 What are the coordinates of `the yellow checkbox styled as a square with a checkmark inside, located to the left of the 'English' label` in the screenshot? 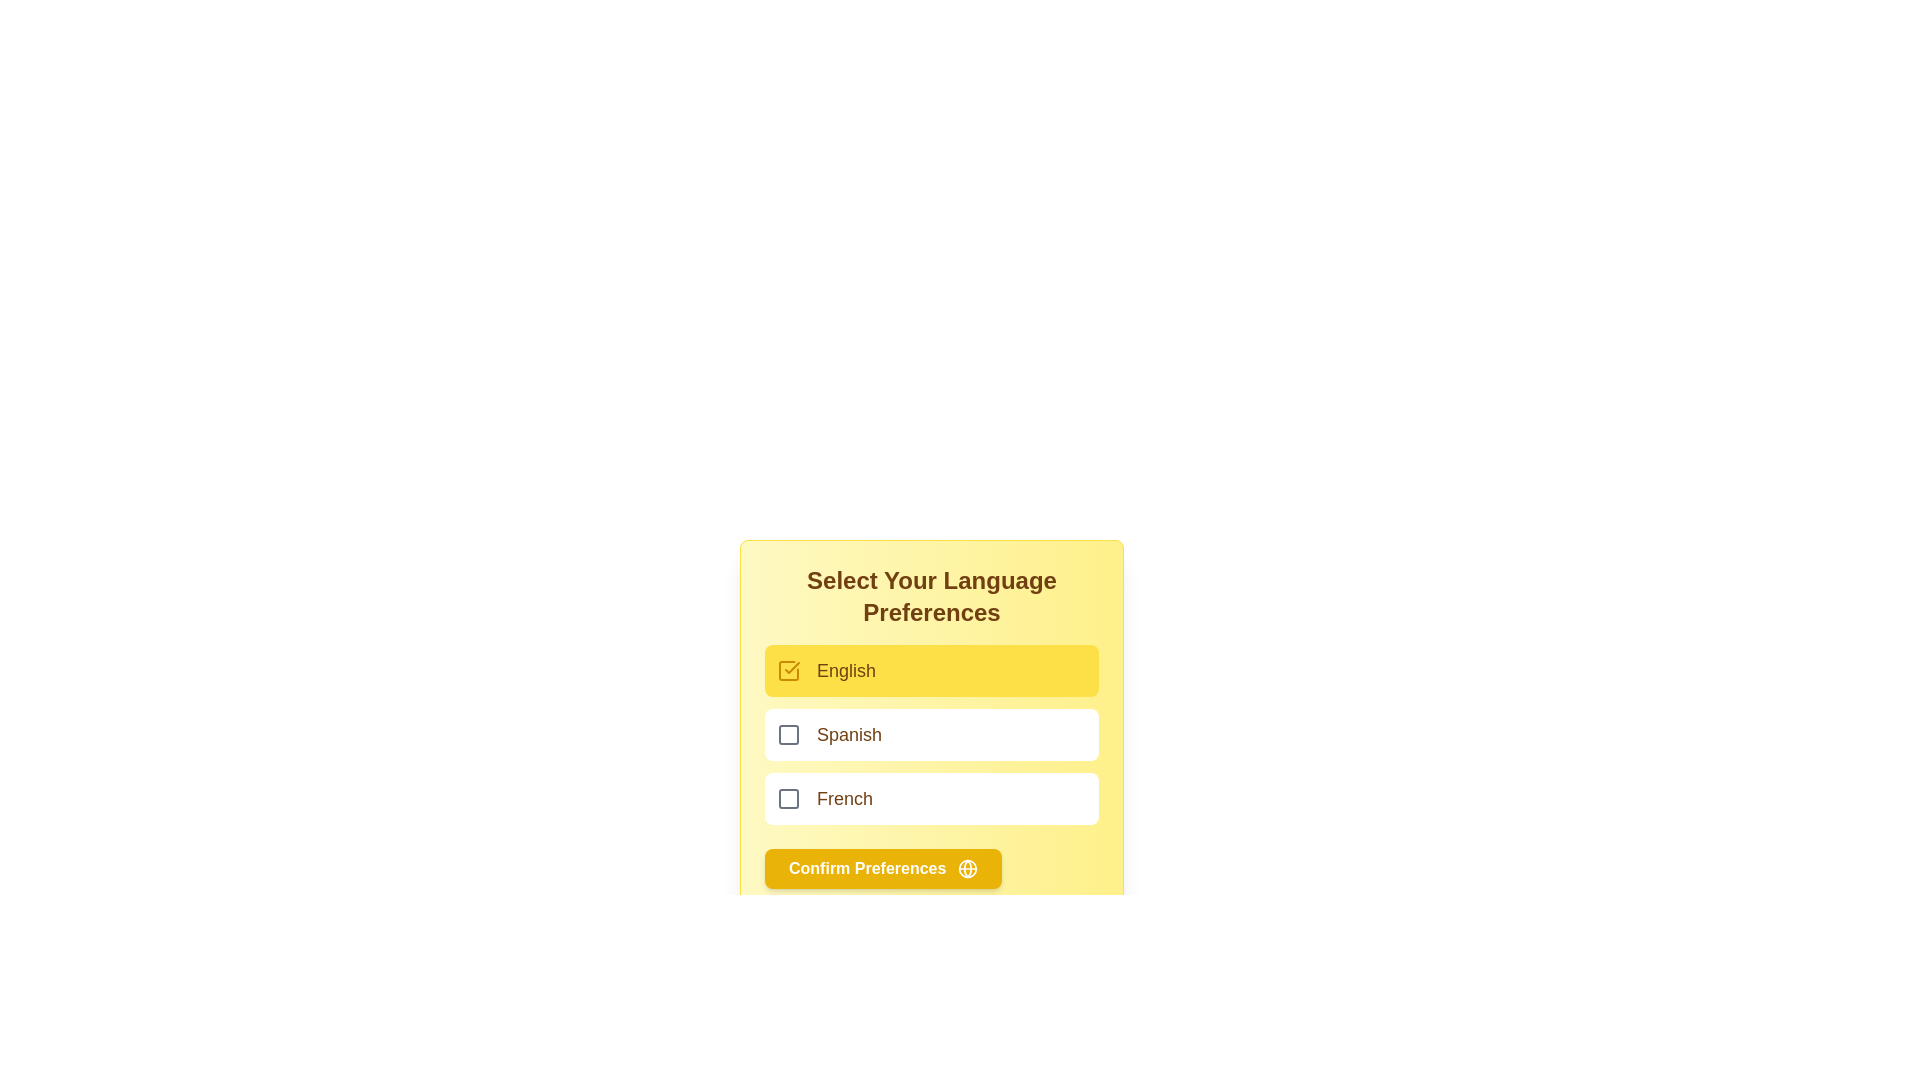 It's located at (787, 671).